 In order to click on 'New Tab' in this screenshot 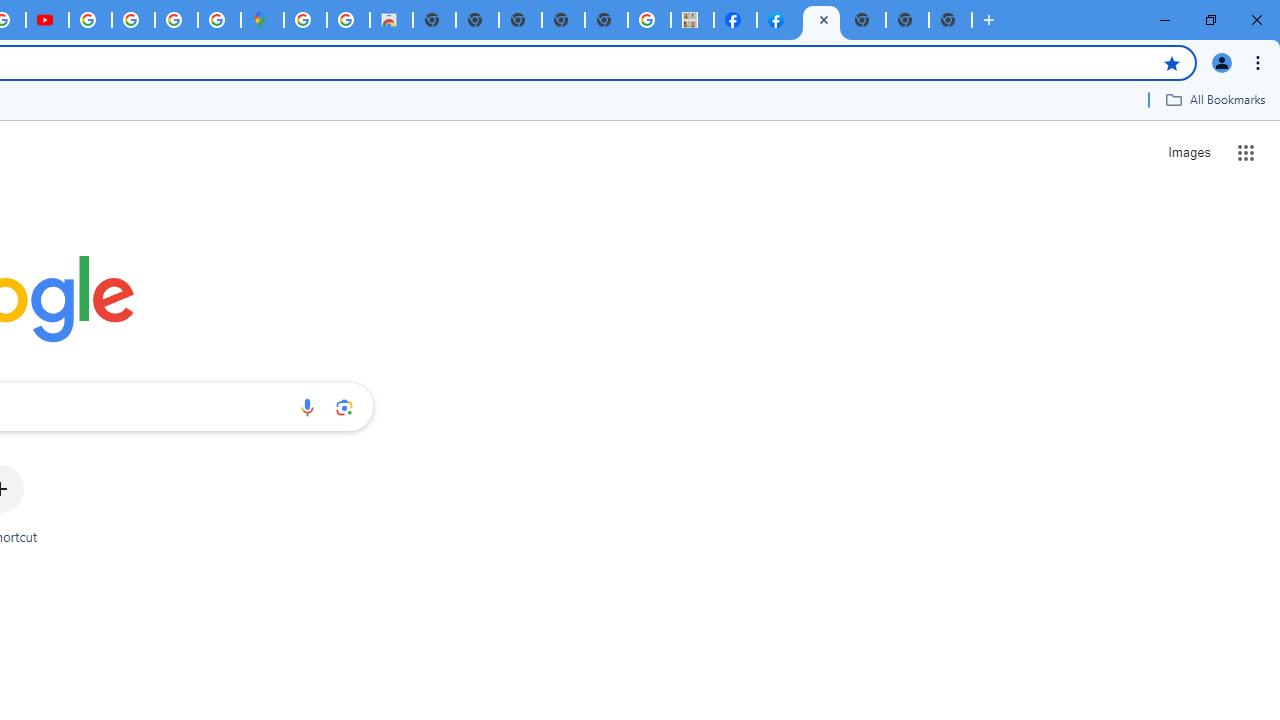, I will do `click(864, 20)`.